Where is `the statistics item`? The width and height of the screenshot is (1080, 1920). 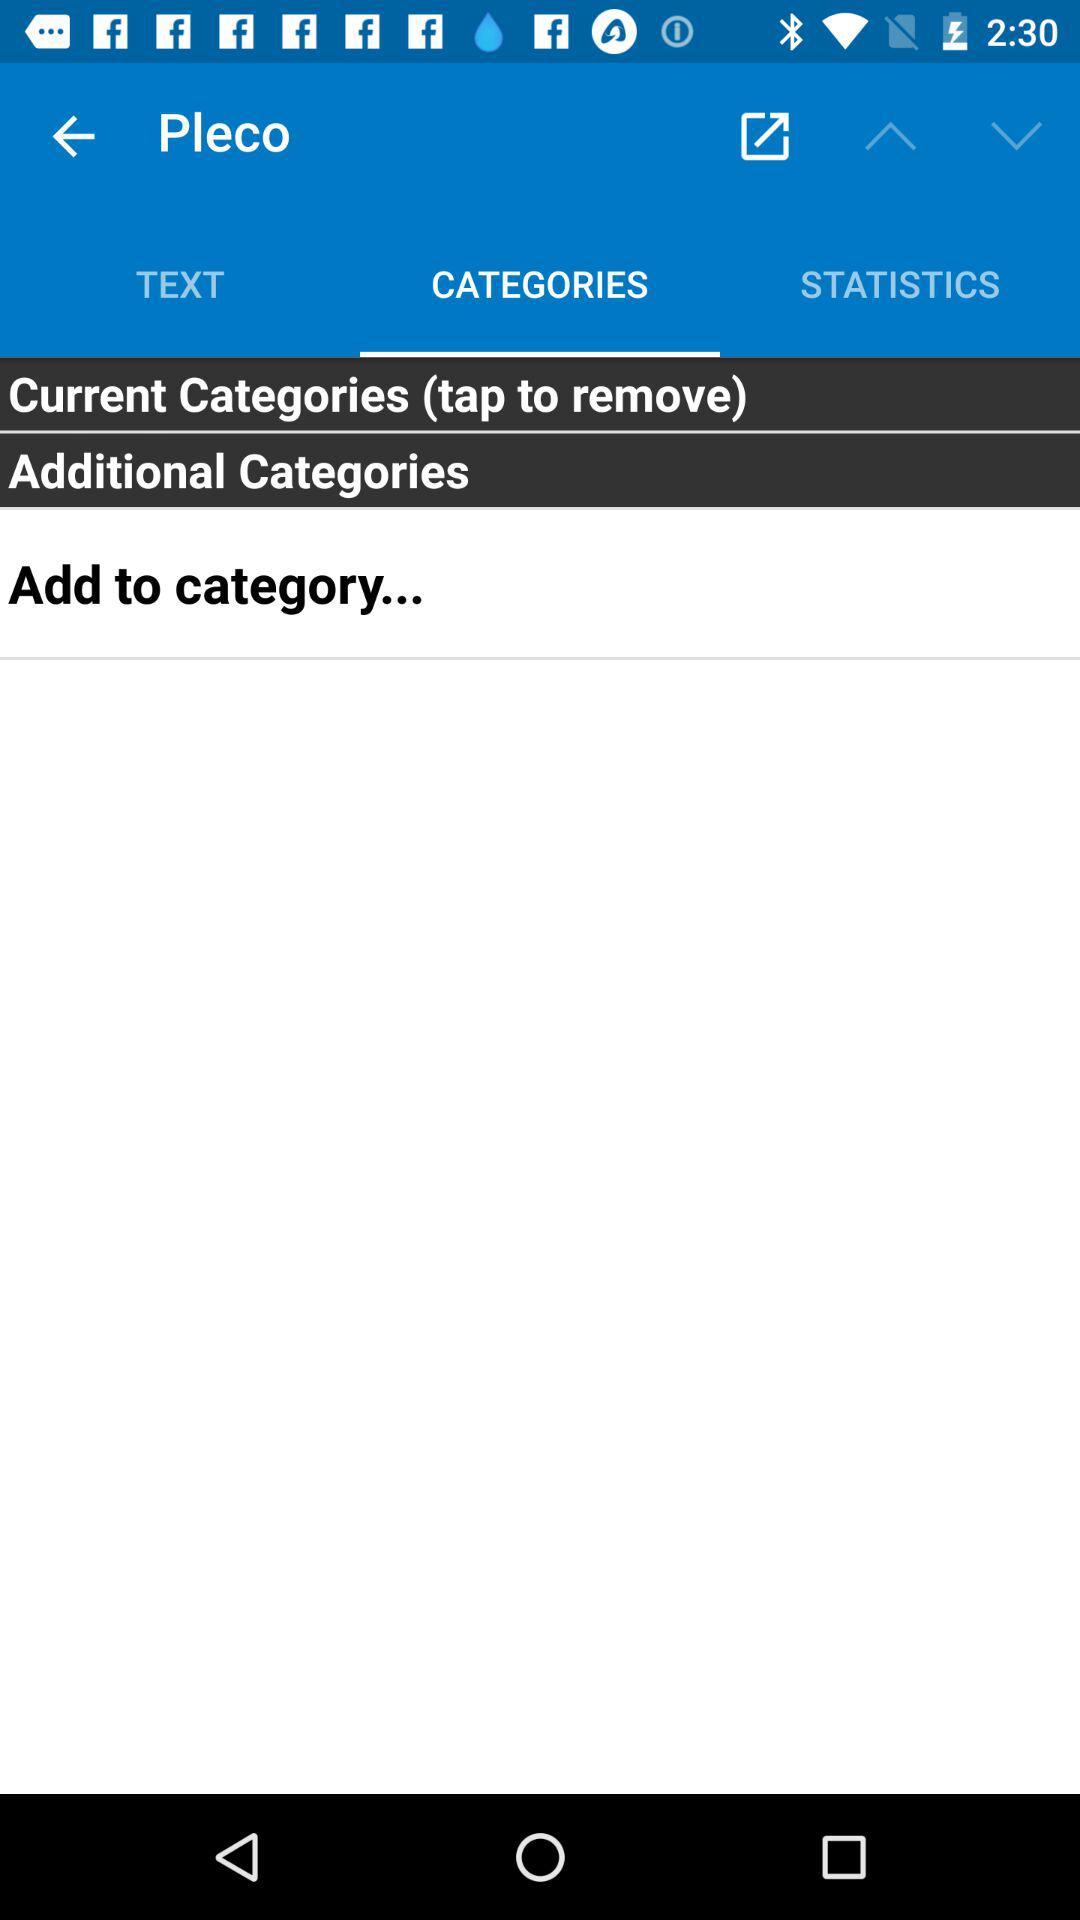
the statistics item is located at coordinates (898, 282).